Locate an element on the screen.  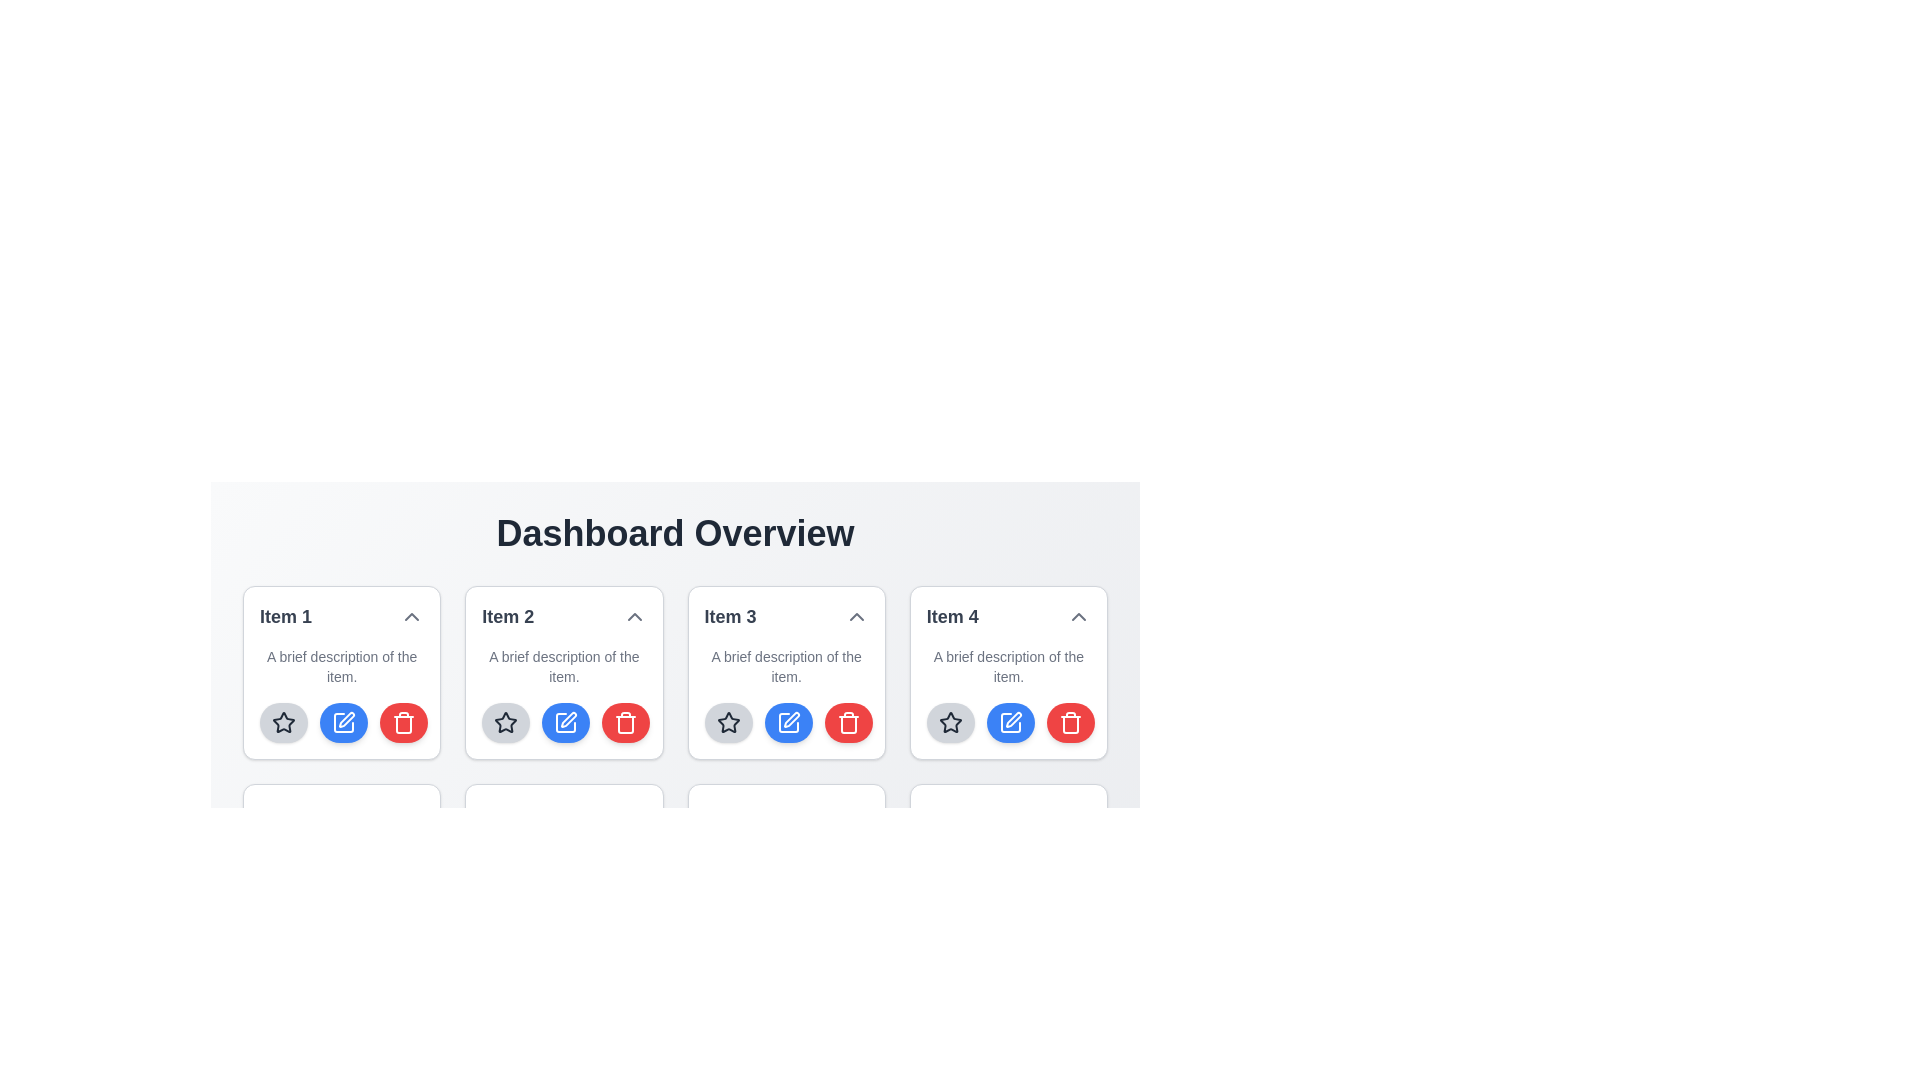
the star-shaped icon button outlined in dark gray, located at the bottom of the 'Item 1' card is located at coordinates (282, 722).